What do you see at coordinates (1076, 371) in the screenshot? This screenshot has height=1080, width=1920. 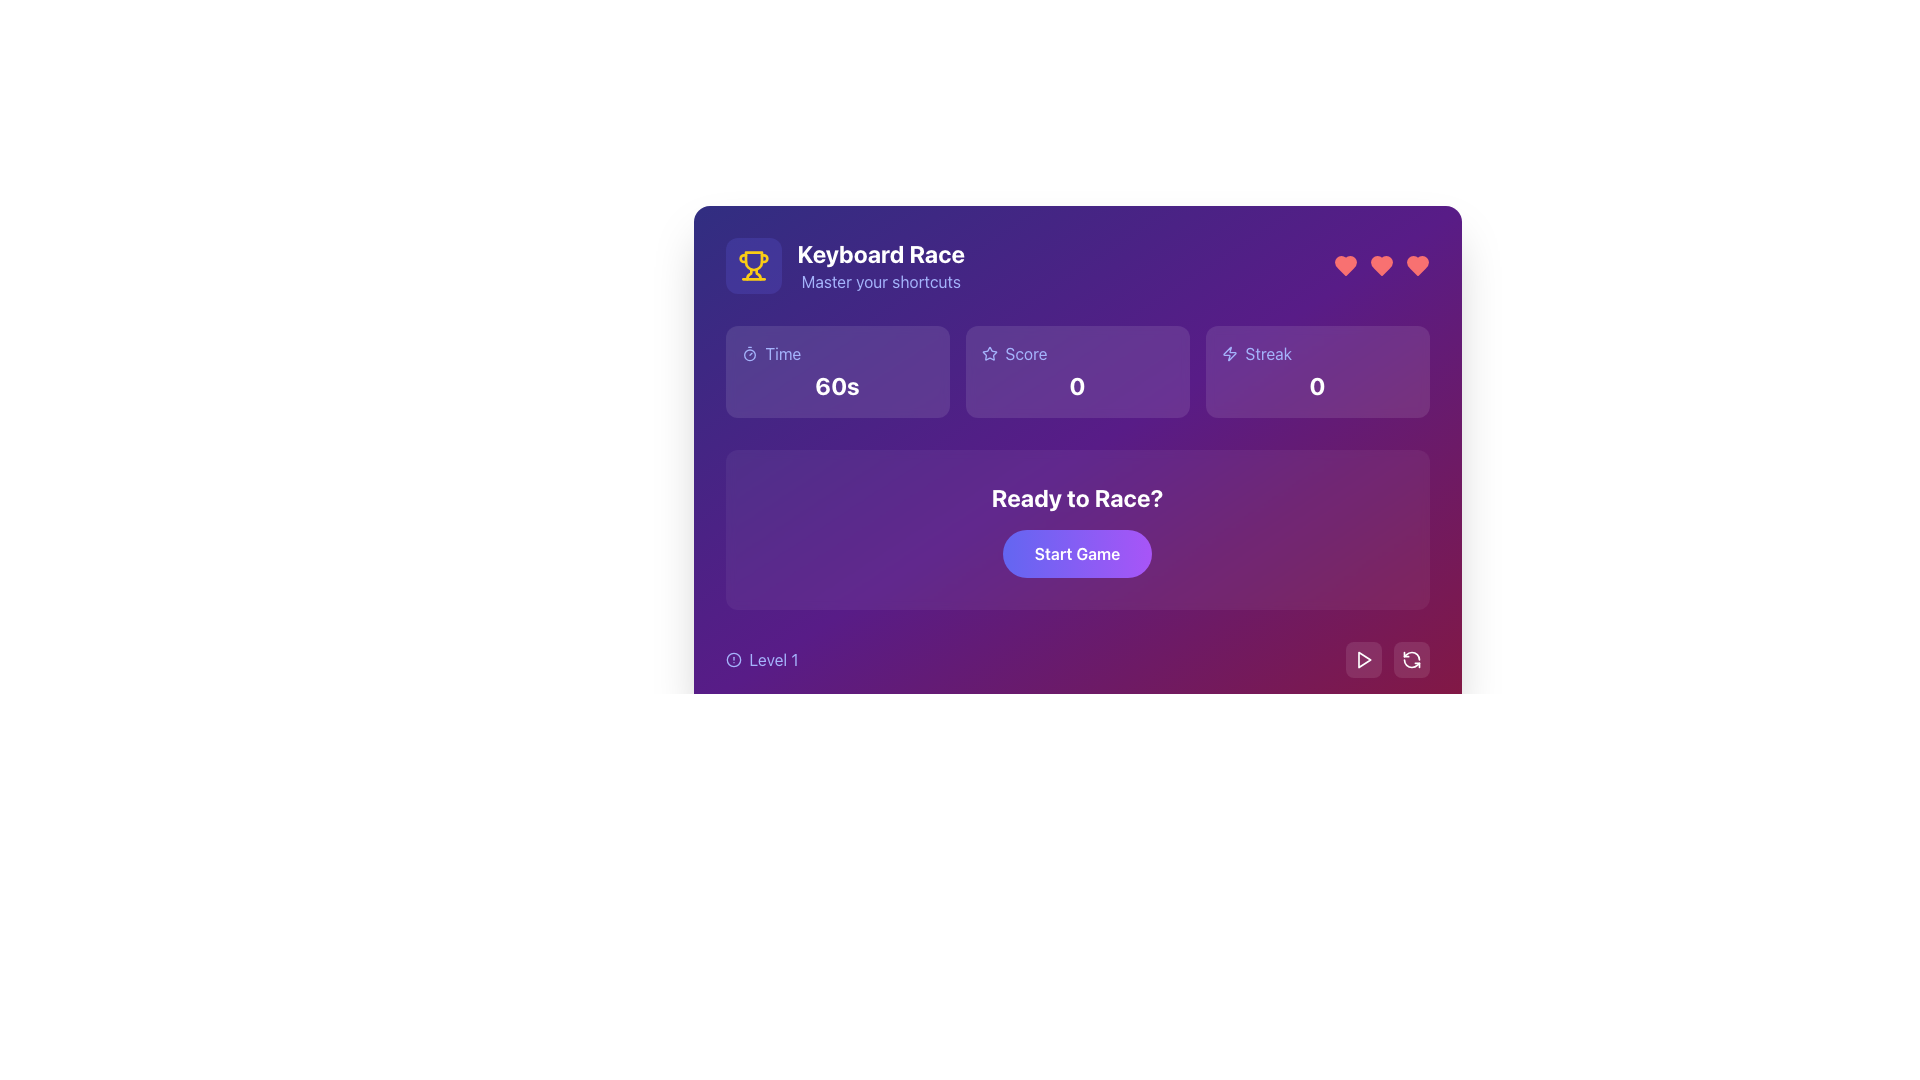 I see `the informational card displaying the 'Score' label and the numerical score value of '0', which has a purple background and is centrally positioned among three segments in the 'Keyboard Race' interface` at bounding box center [1076, 371].